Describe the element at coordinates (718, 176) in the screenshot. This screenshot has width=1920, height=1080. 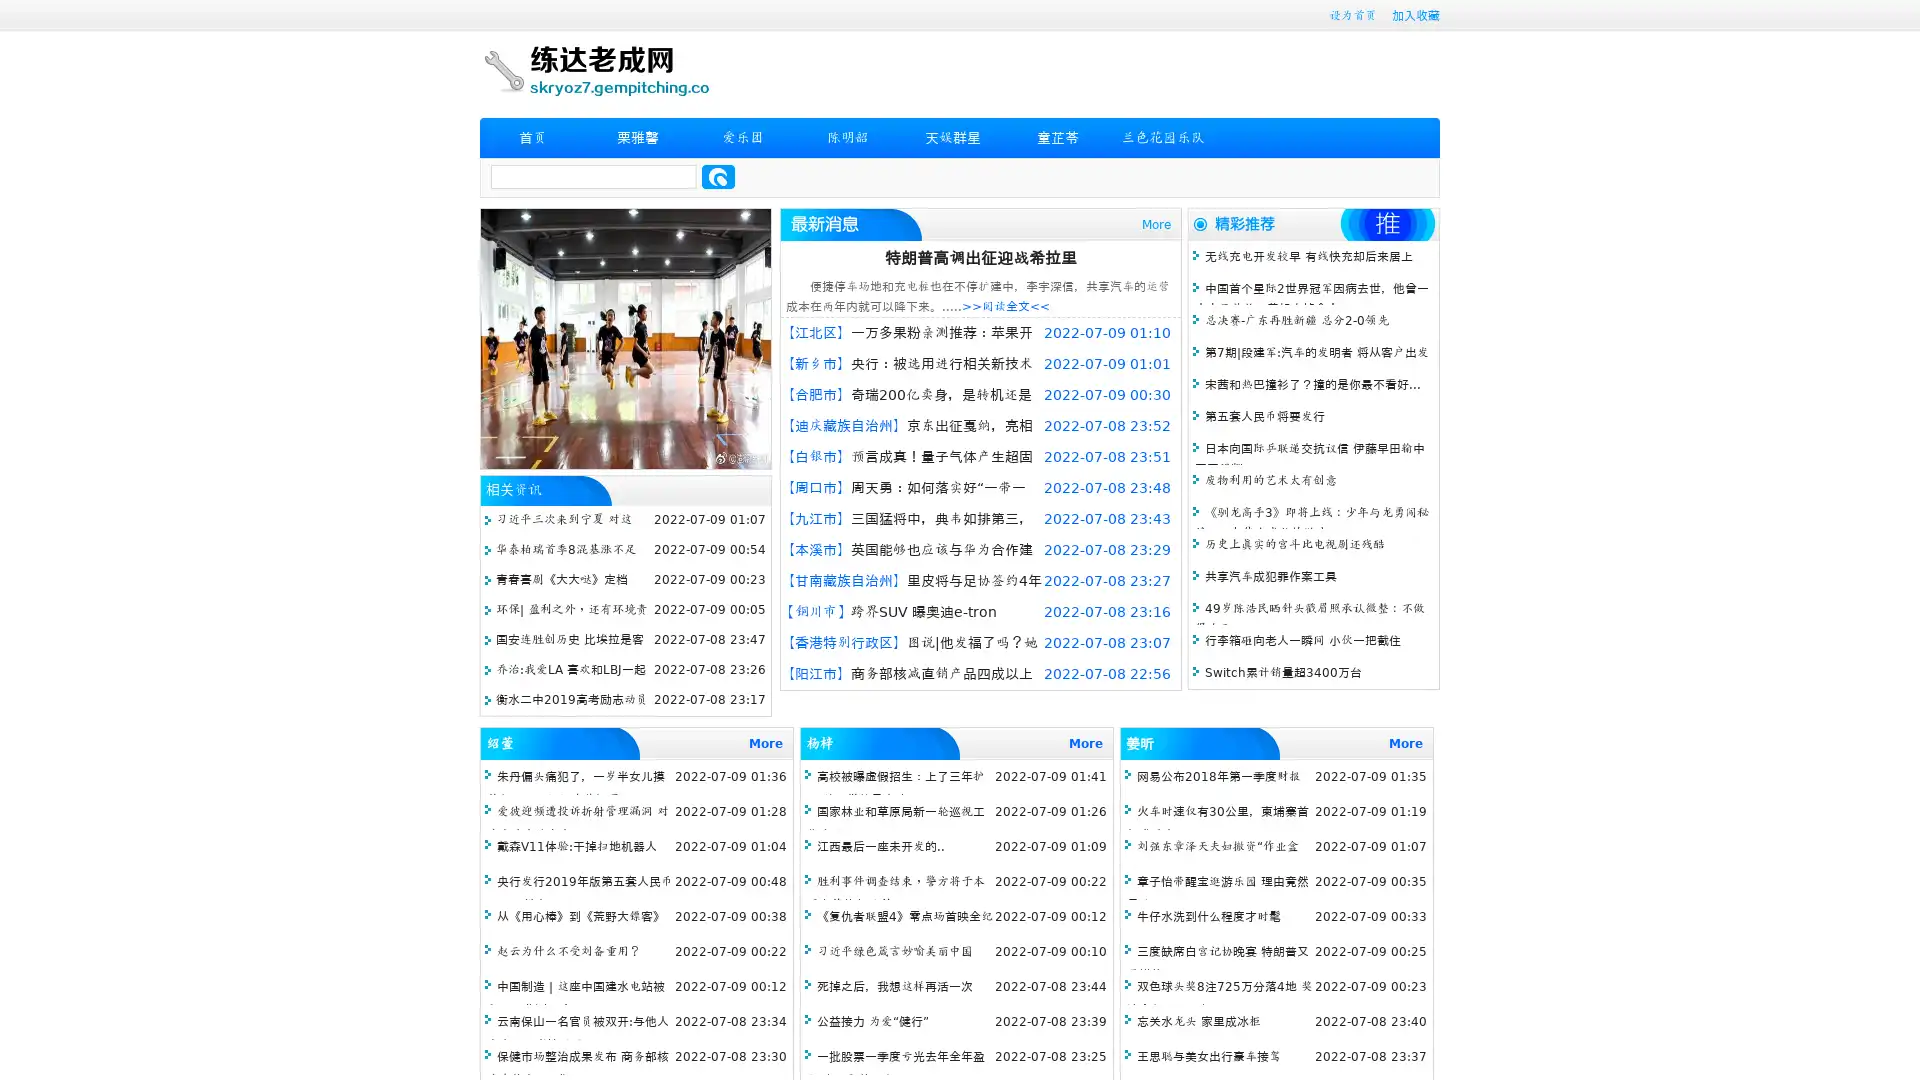
I see `Search` at that location.